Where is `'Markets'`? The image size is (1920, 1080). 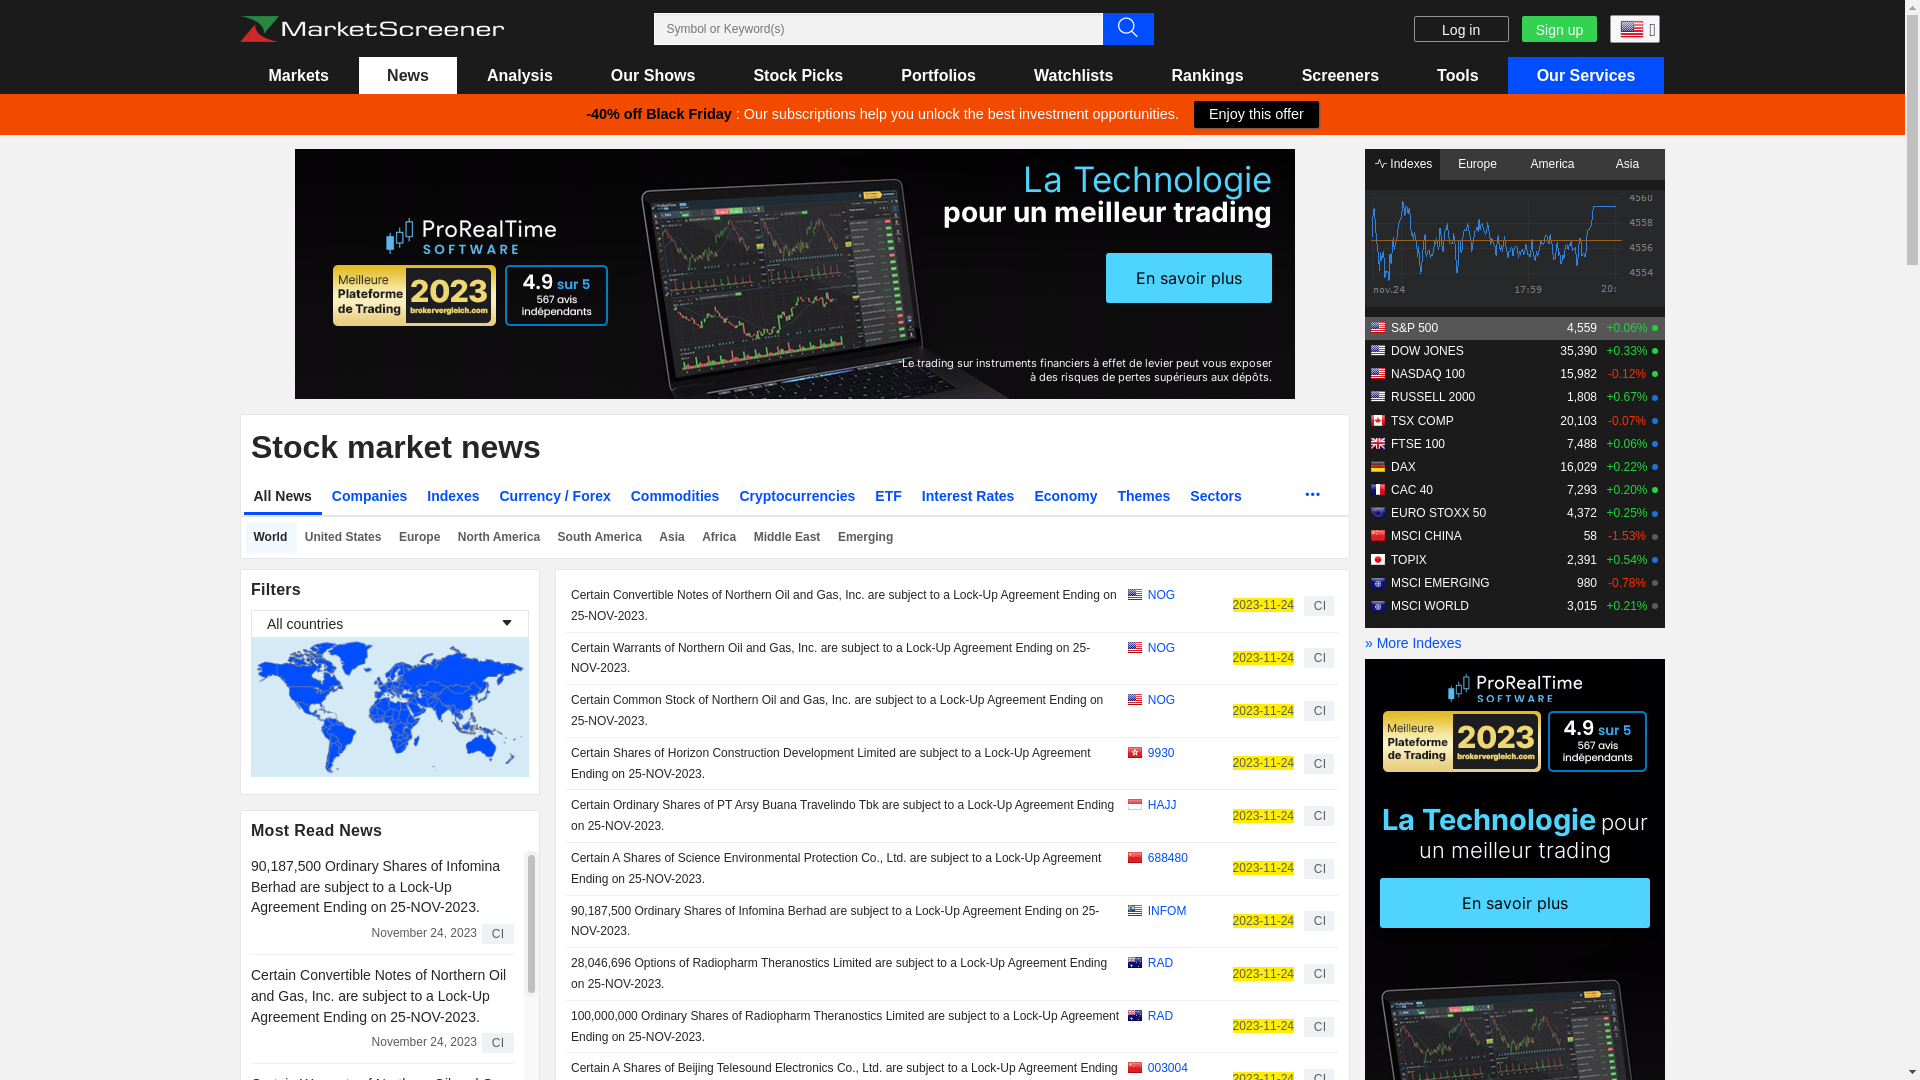 'Markets' is located at coordinates (297, 74).